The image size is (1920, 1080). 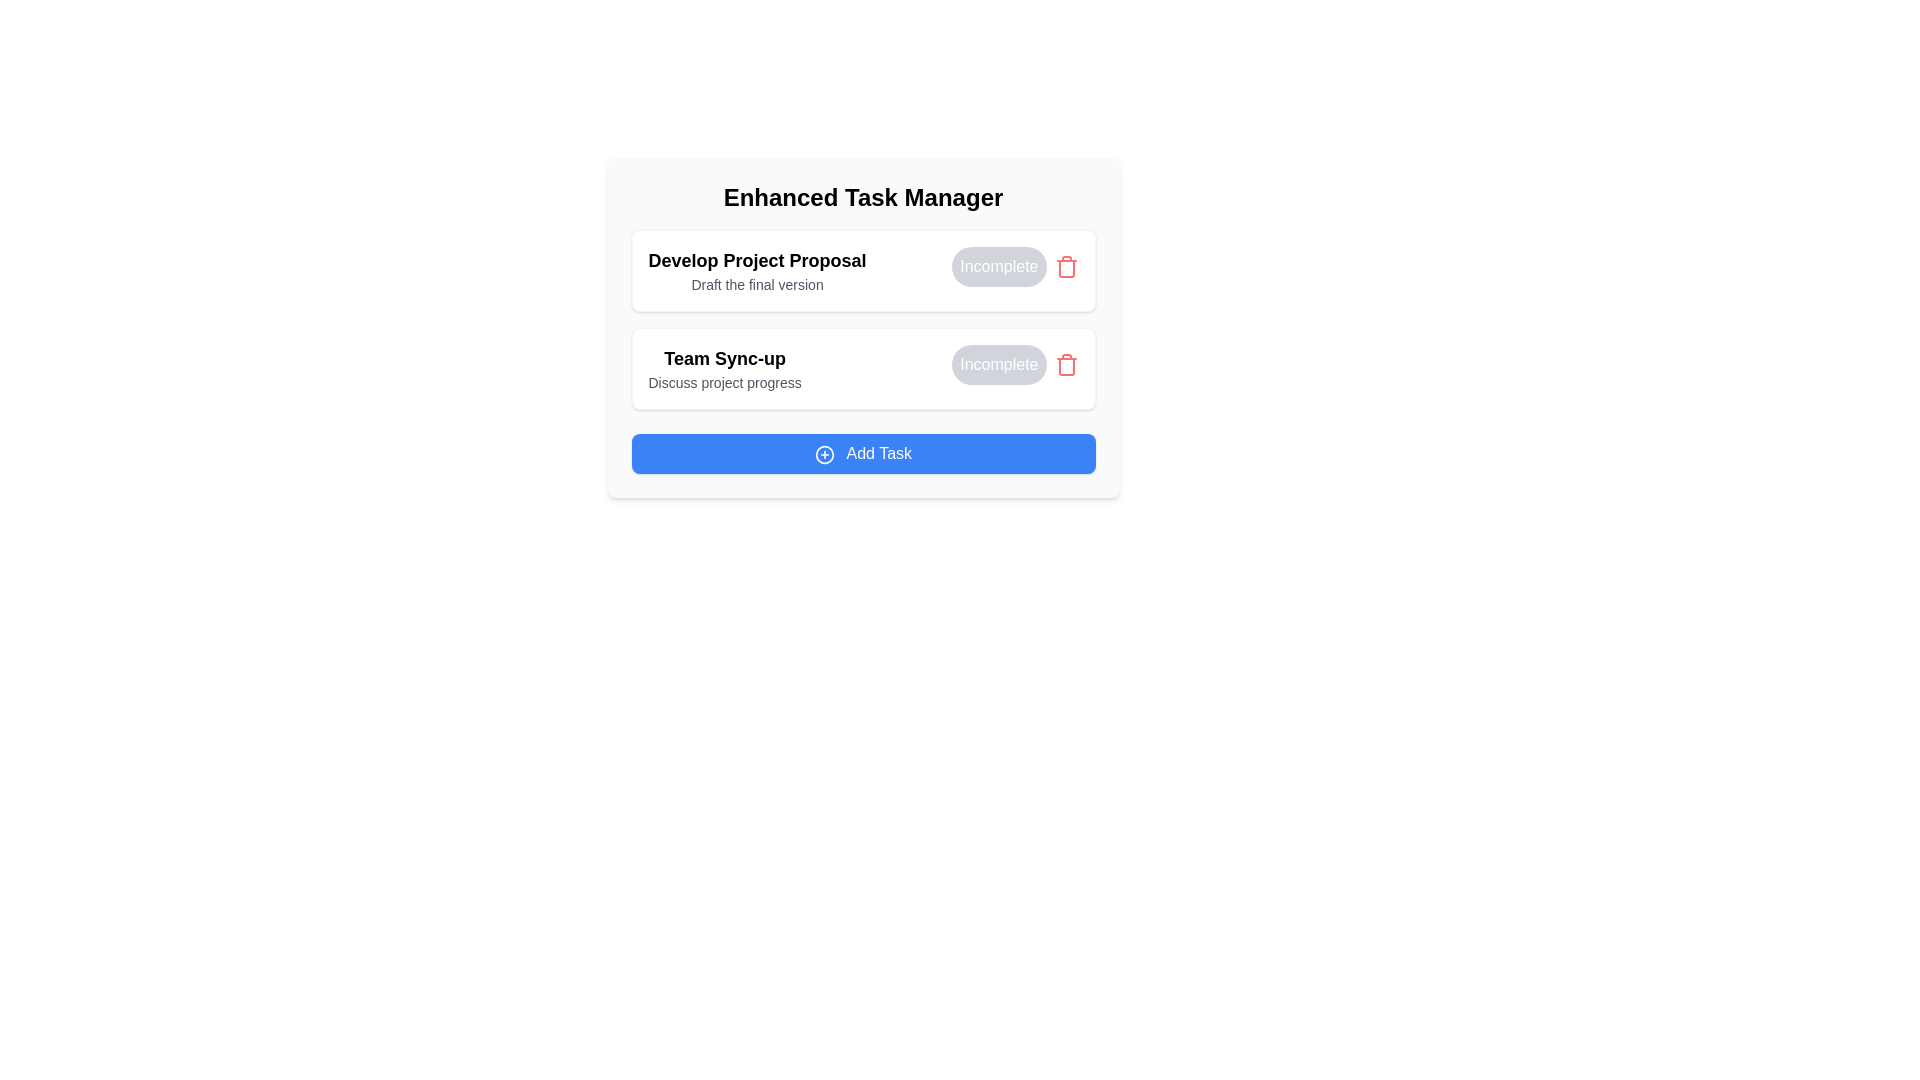 I want to click on the status indicator that shows 'Incomplete' for the 'Develop Project Proposal' task, located to the right of the task title and description, so click(x=1015, y=265).